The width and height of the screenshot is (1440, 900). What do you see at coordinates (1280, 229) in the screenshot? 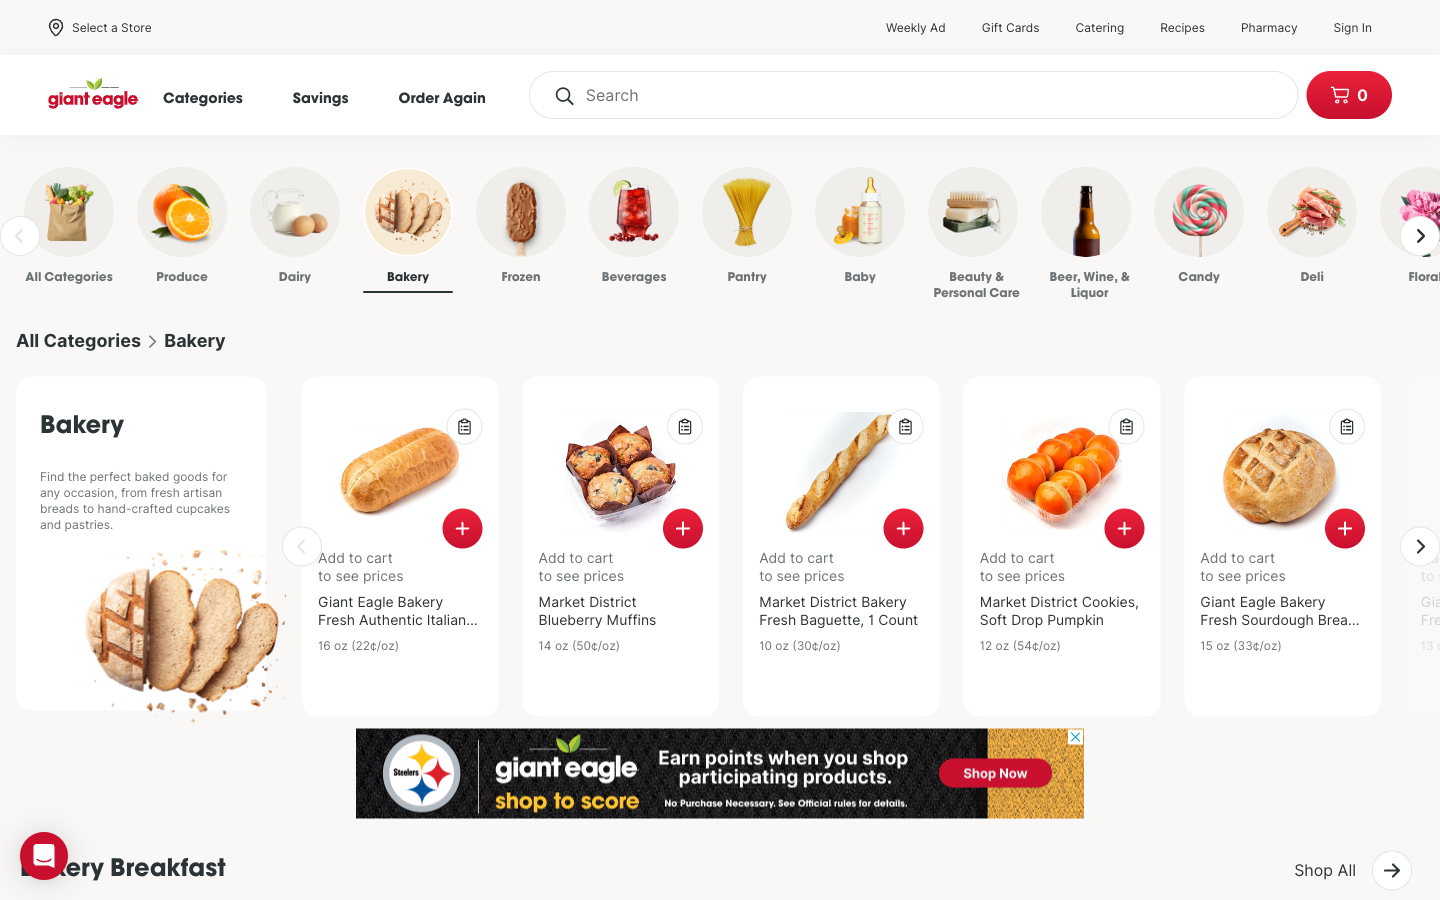
I see `the Deli Category` at bounding box center [1280, 229].